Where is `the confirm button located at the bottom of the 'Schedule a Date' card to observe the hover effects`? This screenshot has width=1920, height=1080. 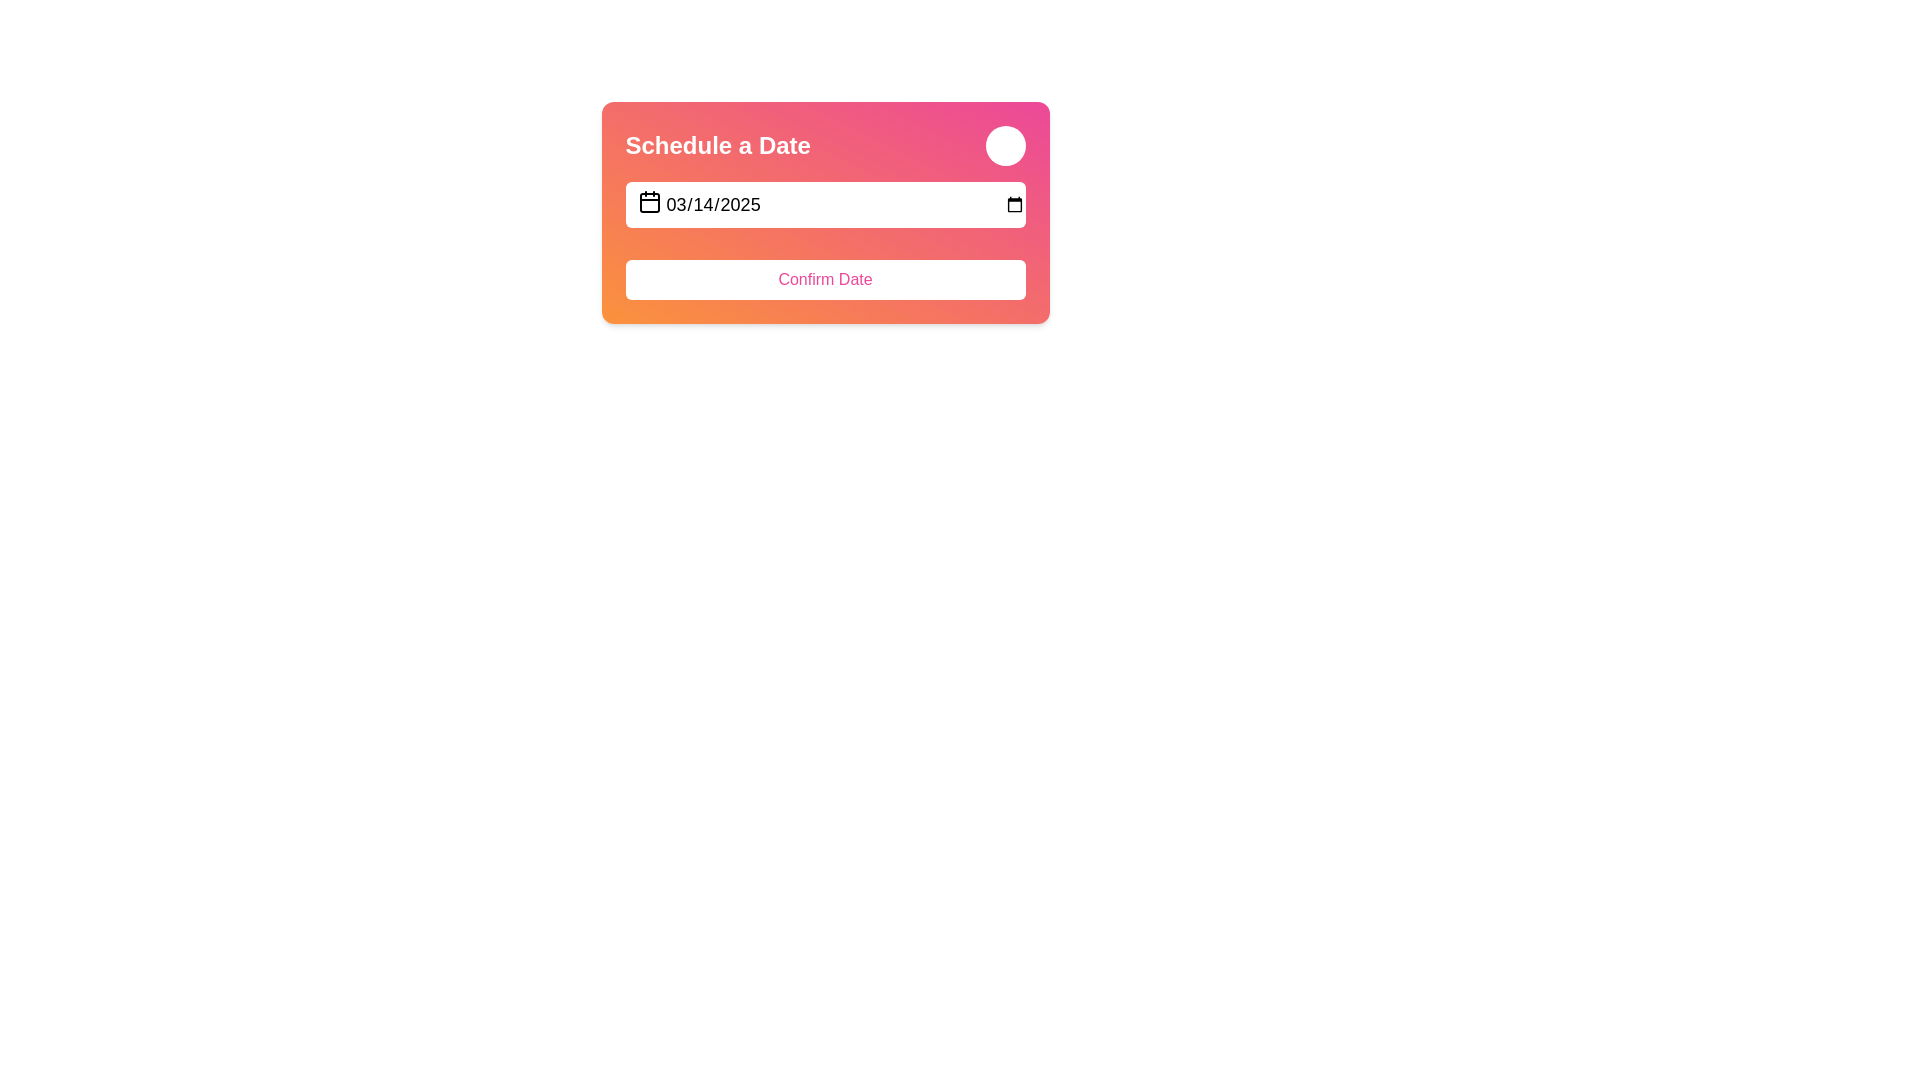
the confirm button located at the bottom of the 'Schedule a Date' card to observe the hover effects is located at coordinates (825, 239).